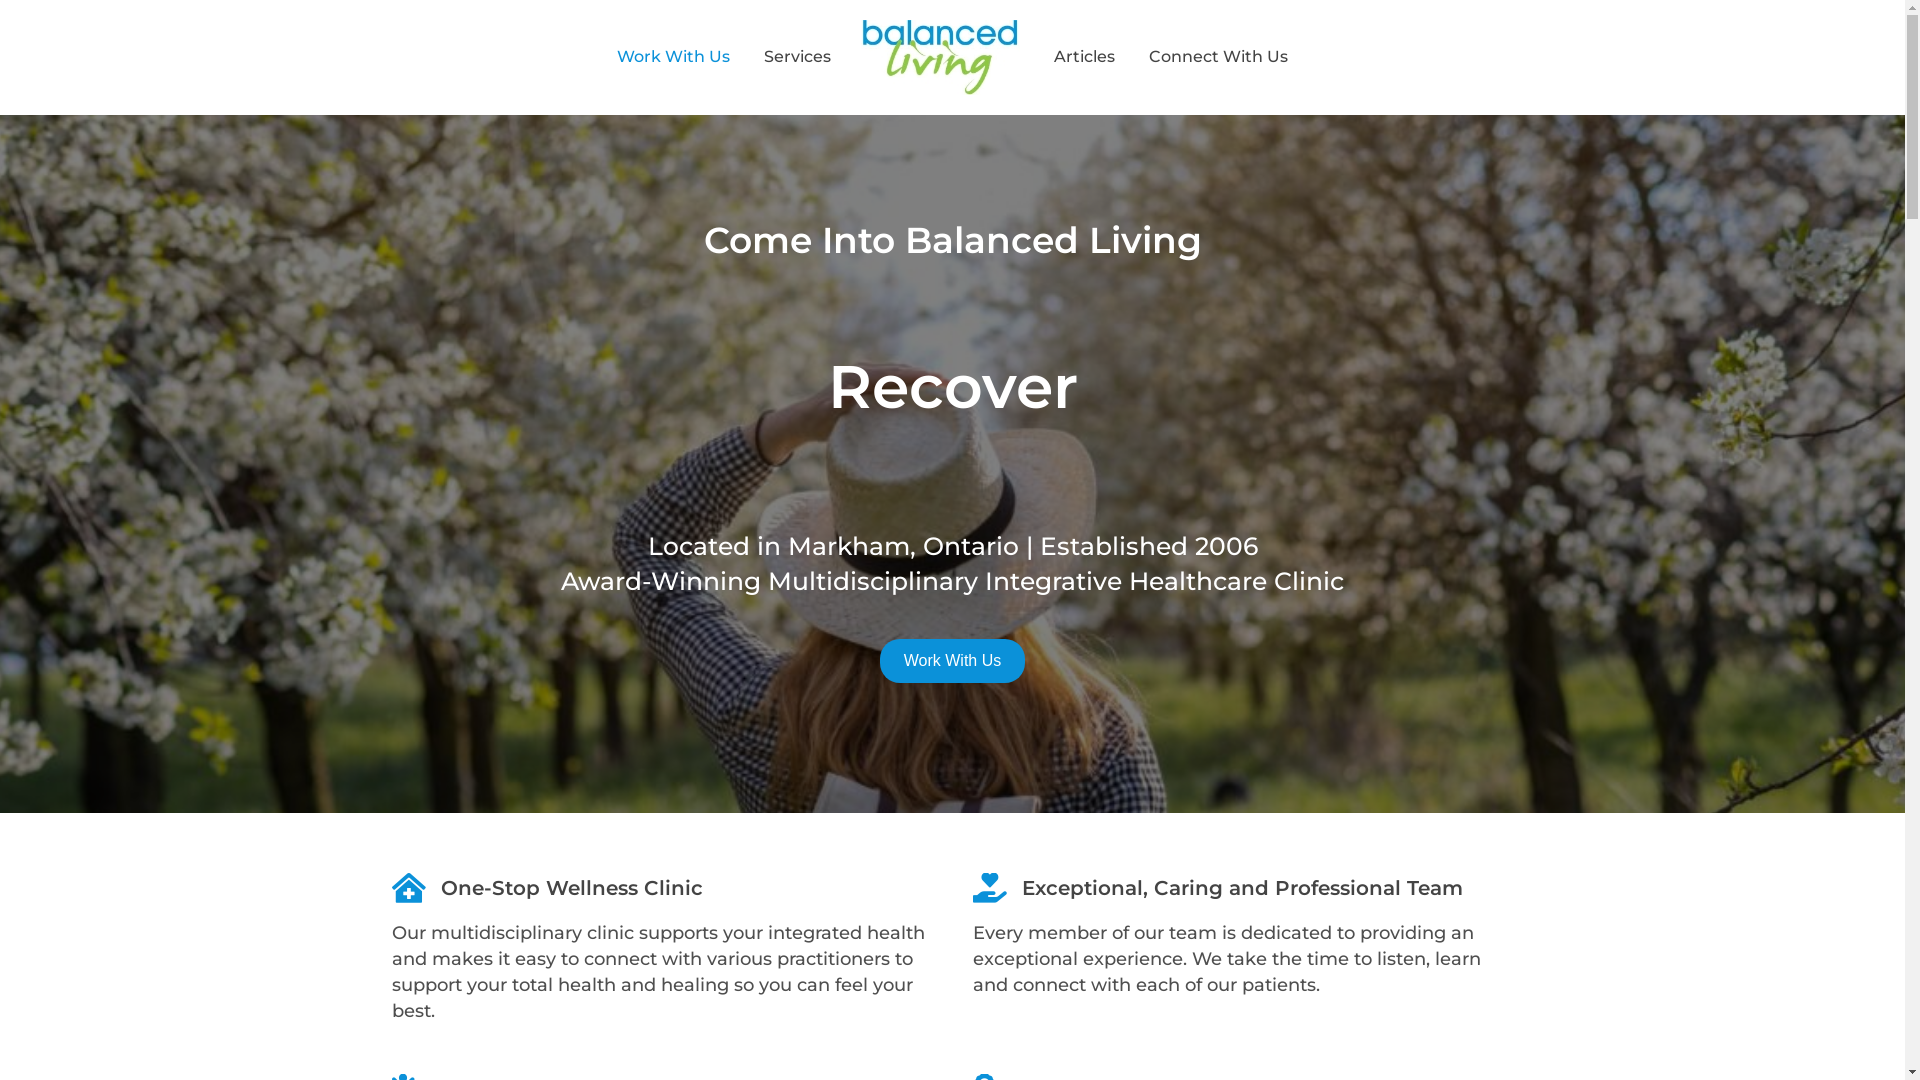  I want to click on 'Articles', so click(1038, 56).